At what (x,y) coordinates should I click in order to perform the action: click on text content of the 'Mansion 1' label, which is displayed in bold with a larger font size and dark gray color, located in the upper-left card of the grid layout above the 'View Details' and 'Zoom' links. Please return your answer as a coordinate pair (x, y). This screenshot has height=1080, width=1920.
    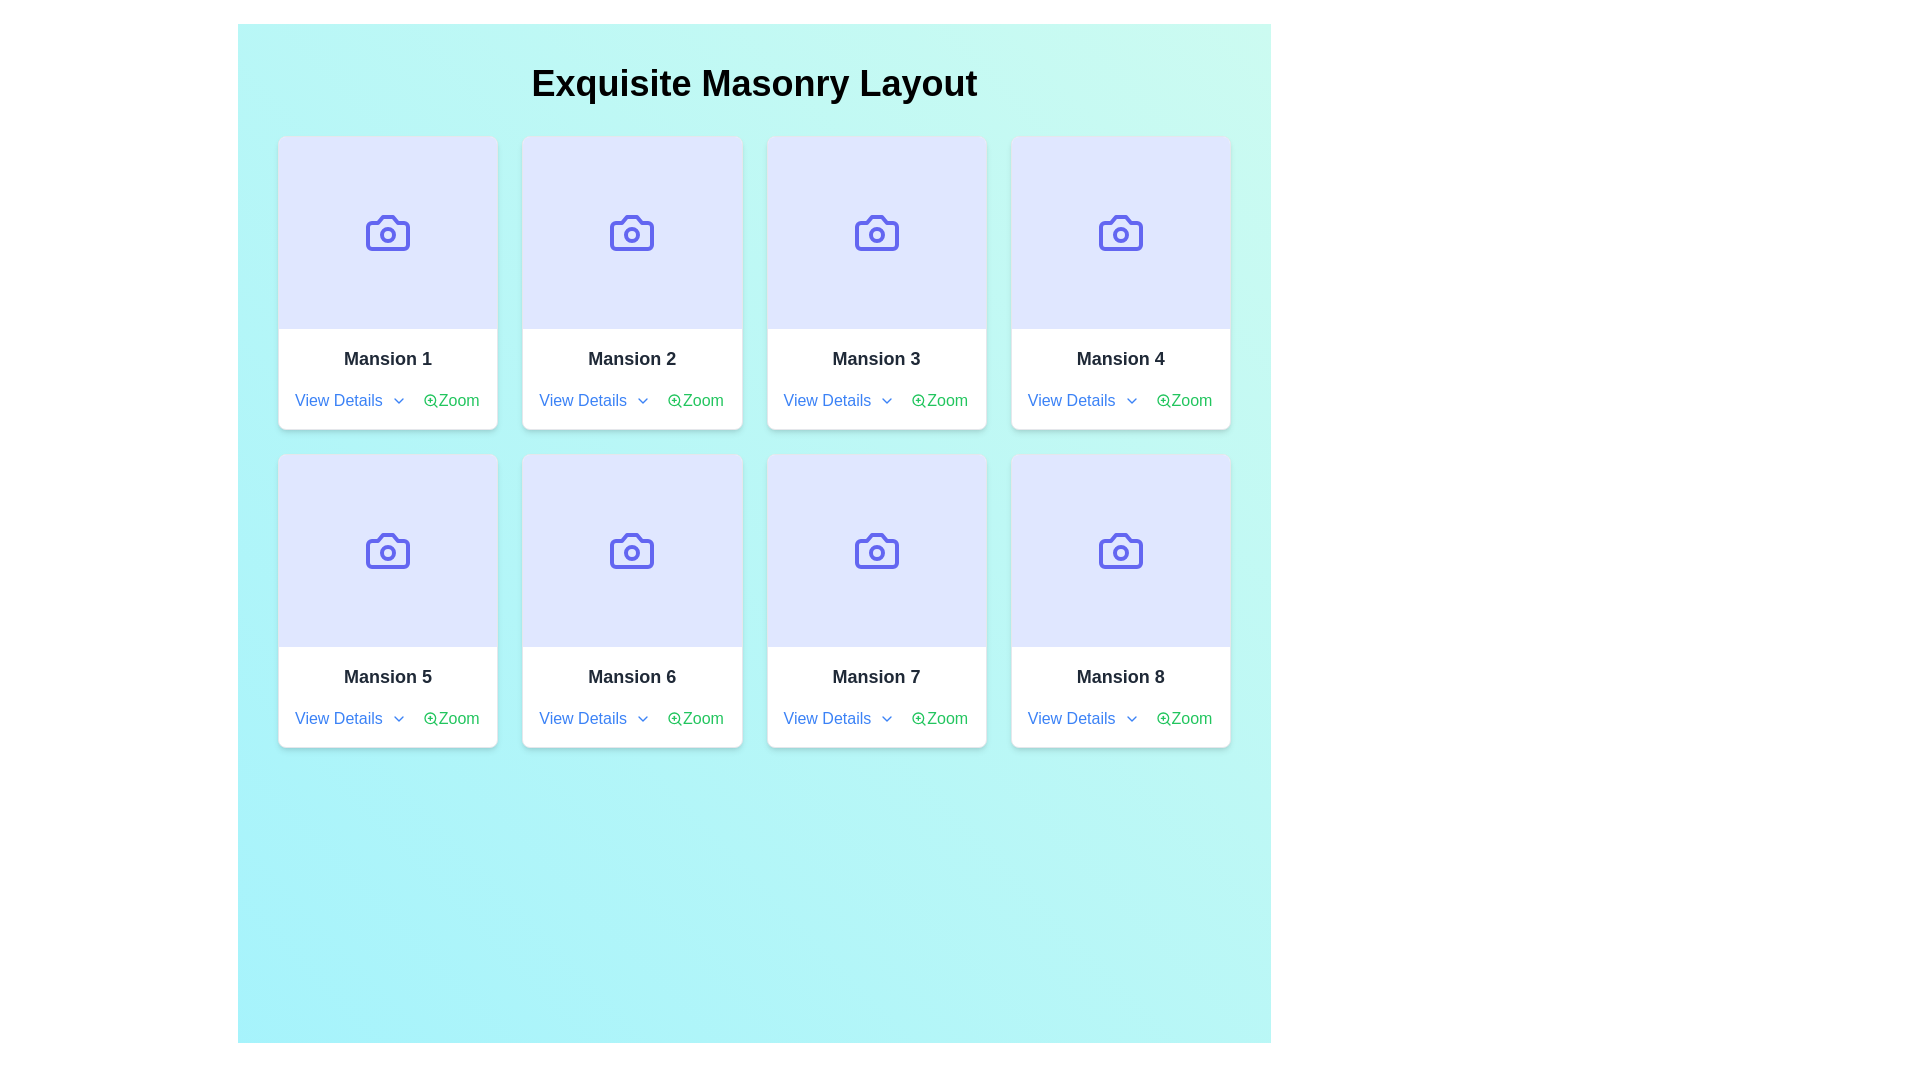
    Looking at the image, I should click on (388, 357).